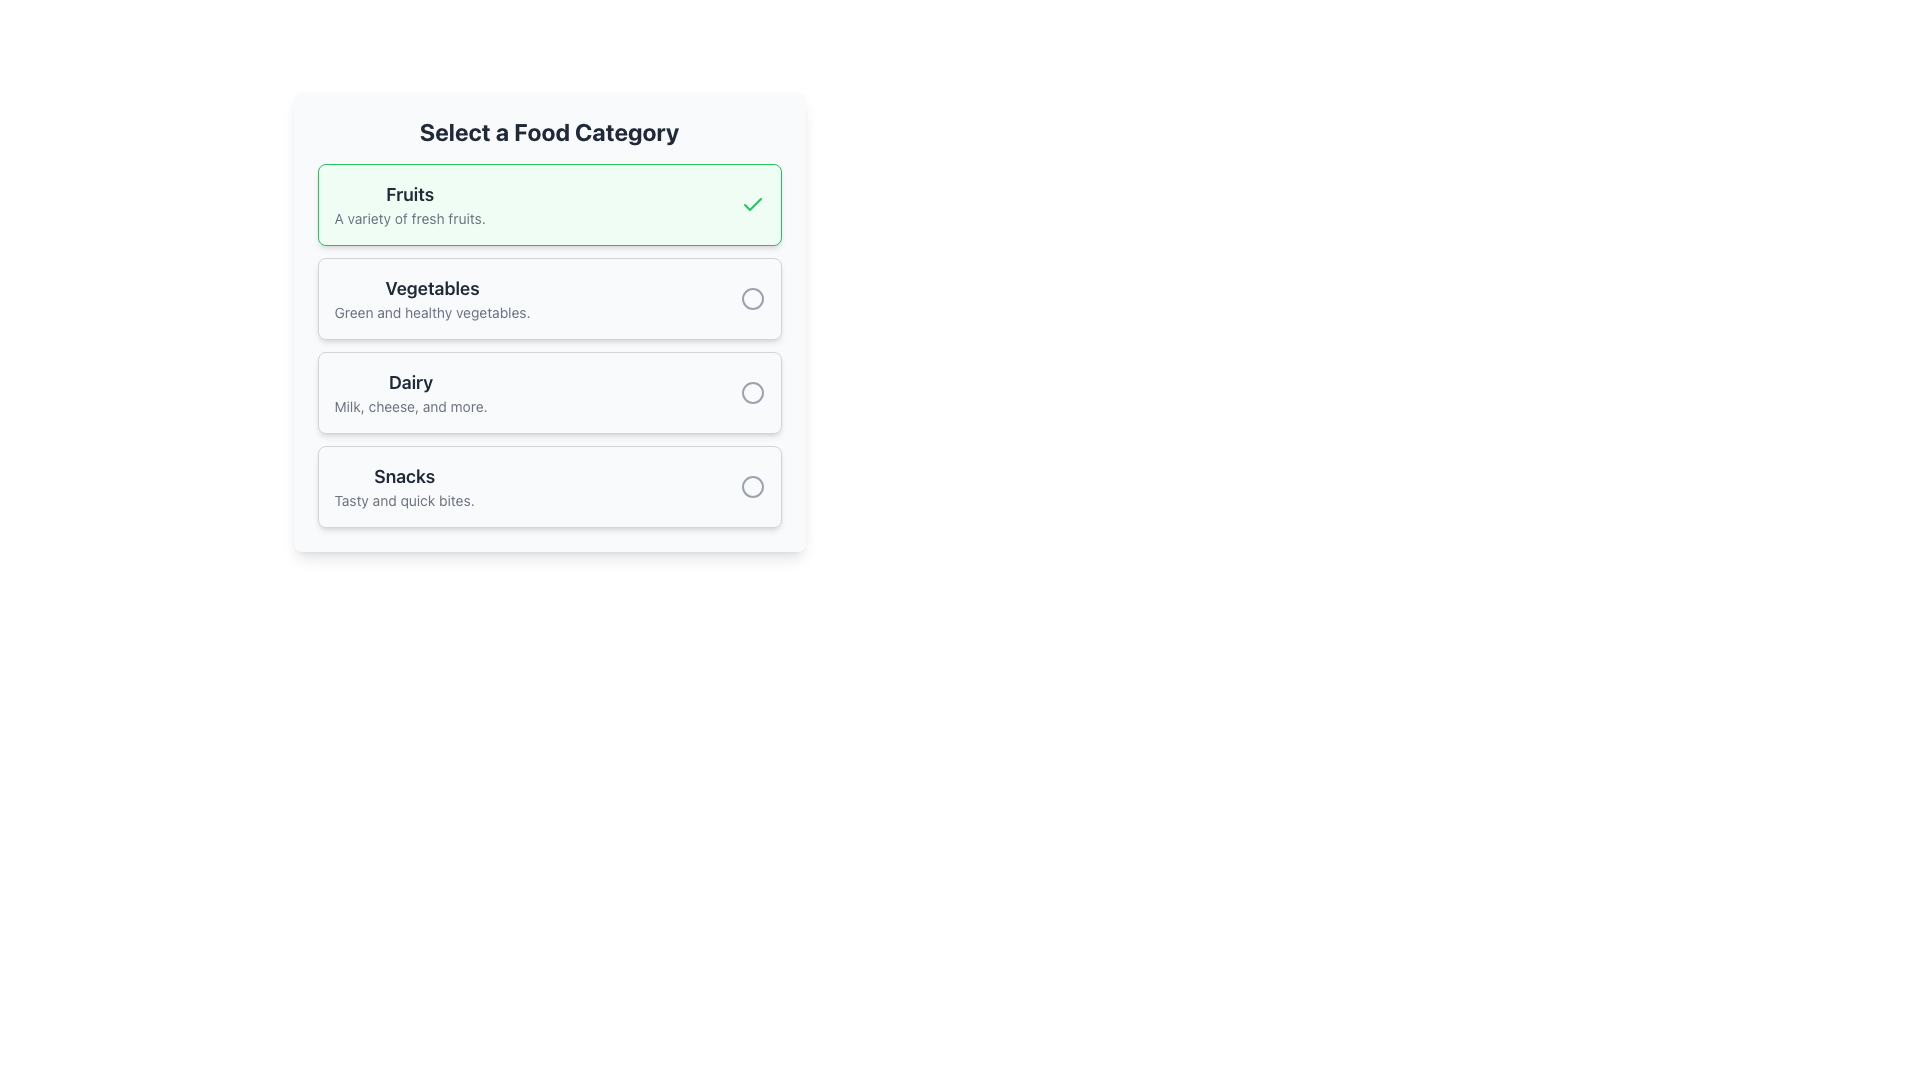  What do you see at coordinates (431, 312) in the screenshot?
I see `the text located below the 'Vegetables' title, which provides a brief description or tagline for the 'Vegetables' category` at bounding box center [431, 312].